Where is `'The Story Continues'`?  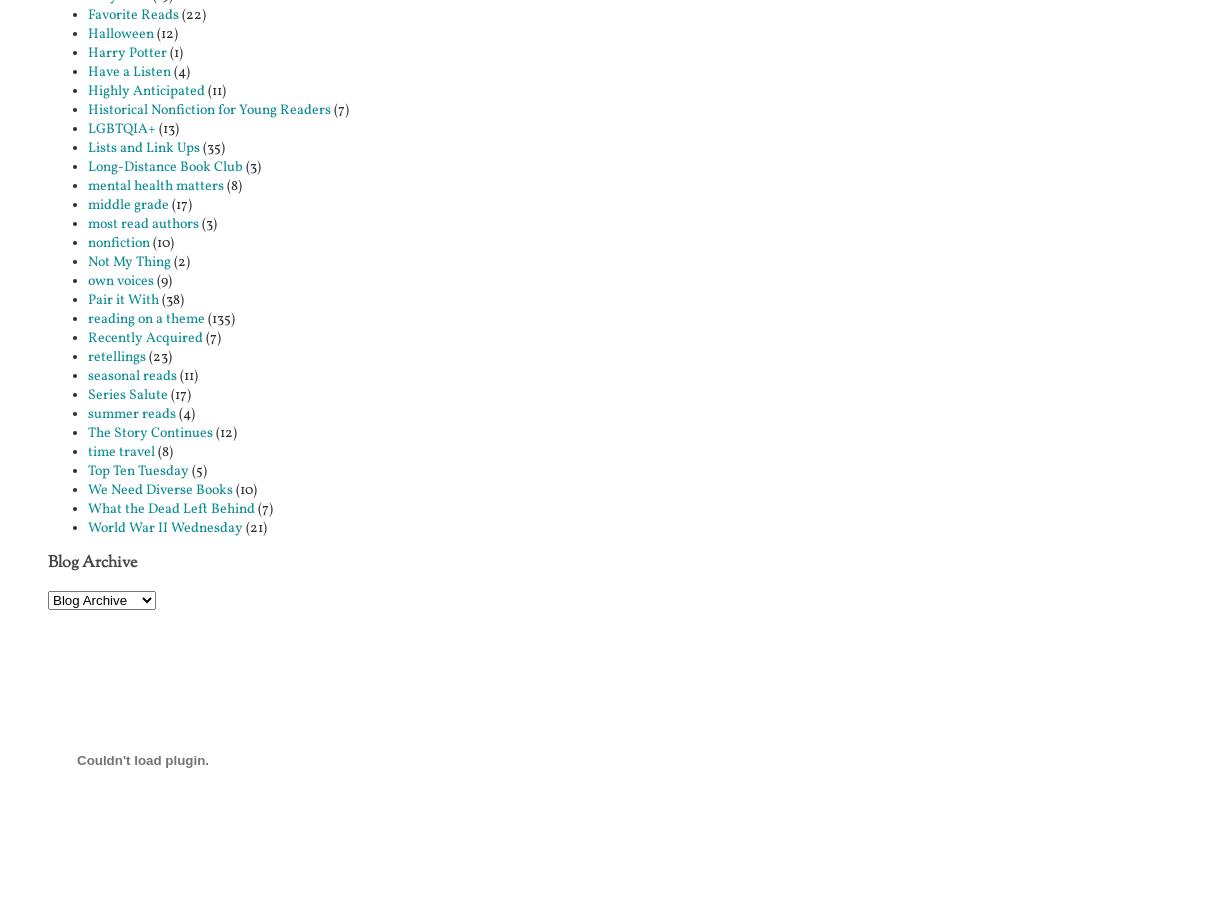 'The Story Continues' is located at coordinates (149, 432).